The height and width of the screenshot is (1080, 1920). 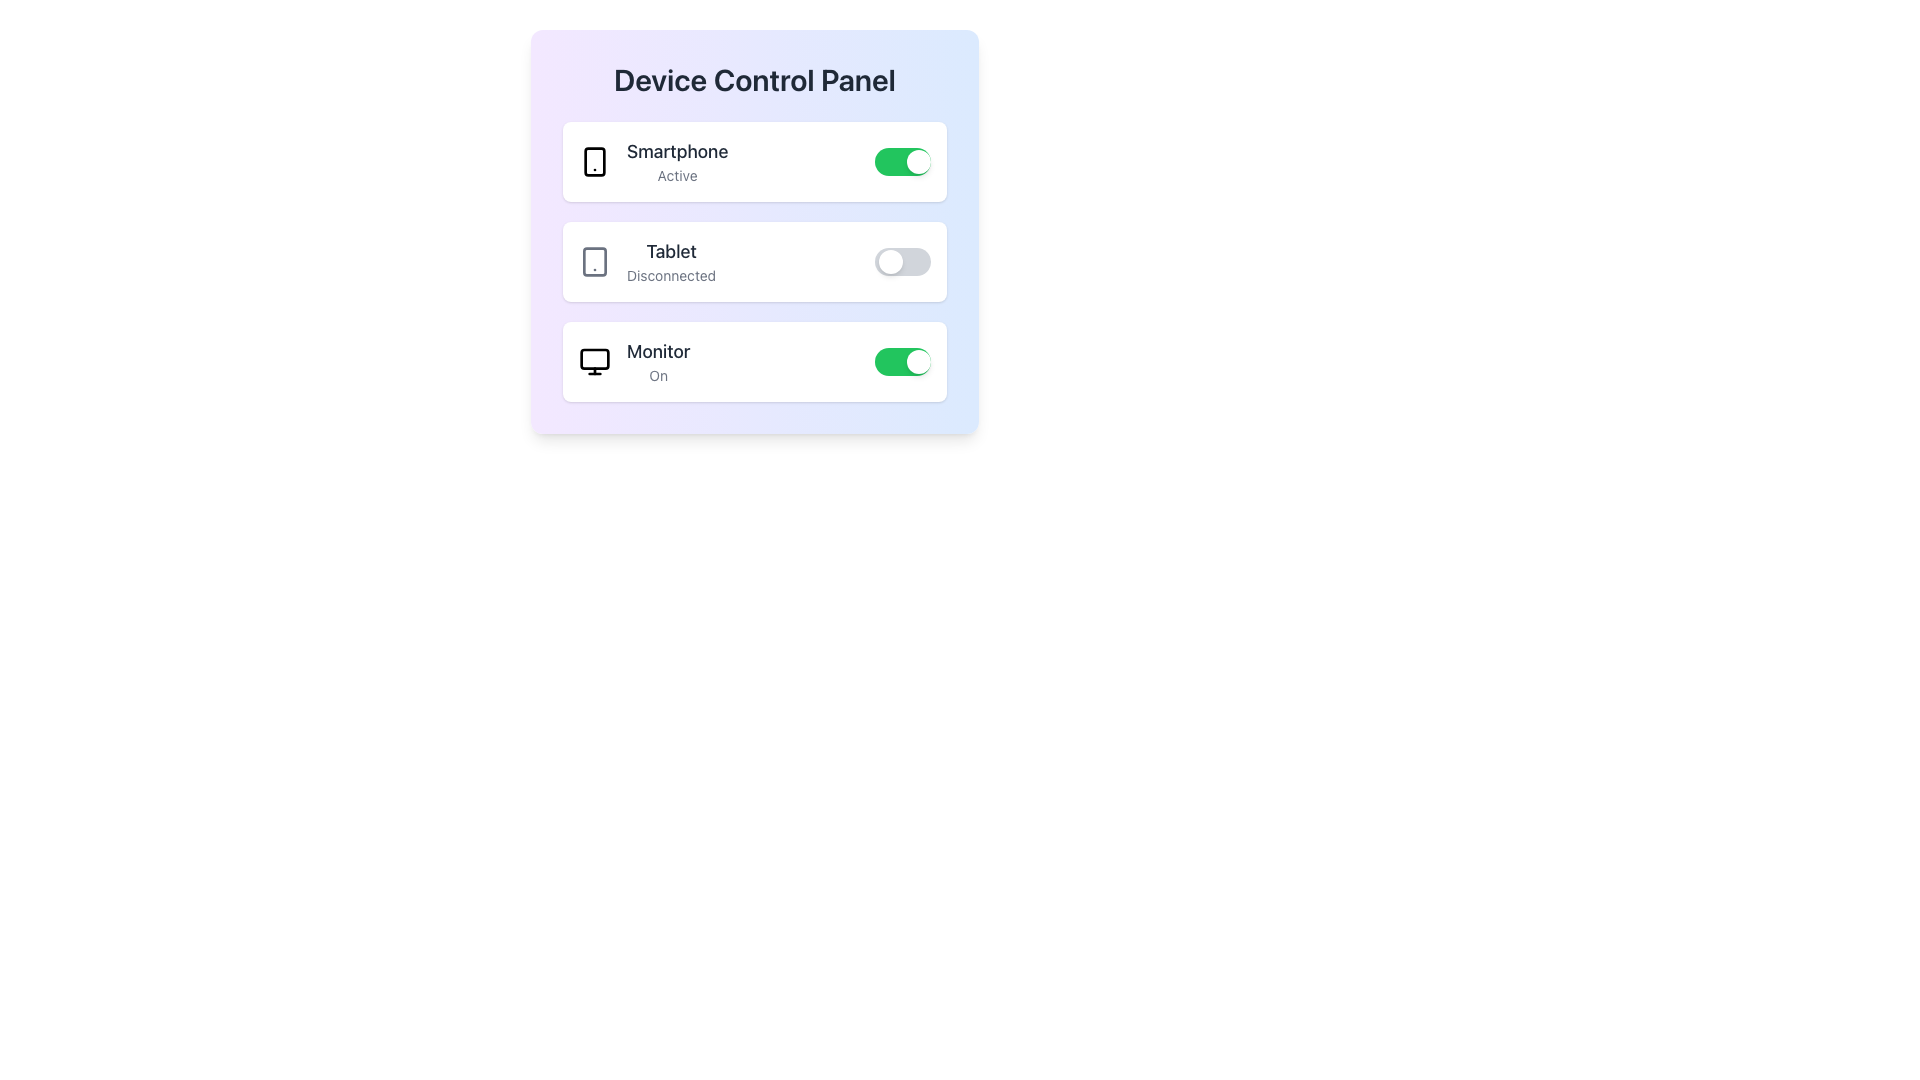 I want to click on the circular toggle knob with a white background located at the far right of the green toggle switch in the 'Monitor' control row, so click(x=917, y=362).